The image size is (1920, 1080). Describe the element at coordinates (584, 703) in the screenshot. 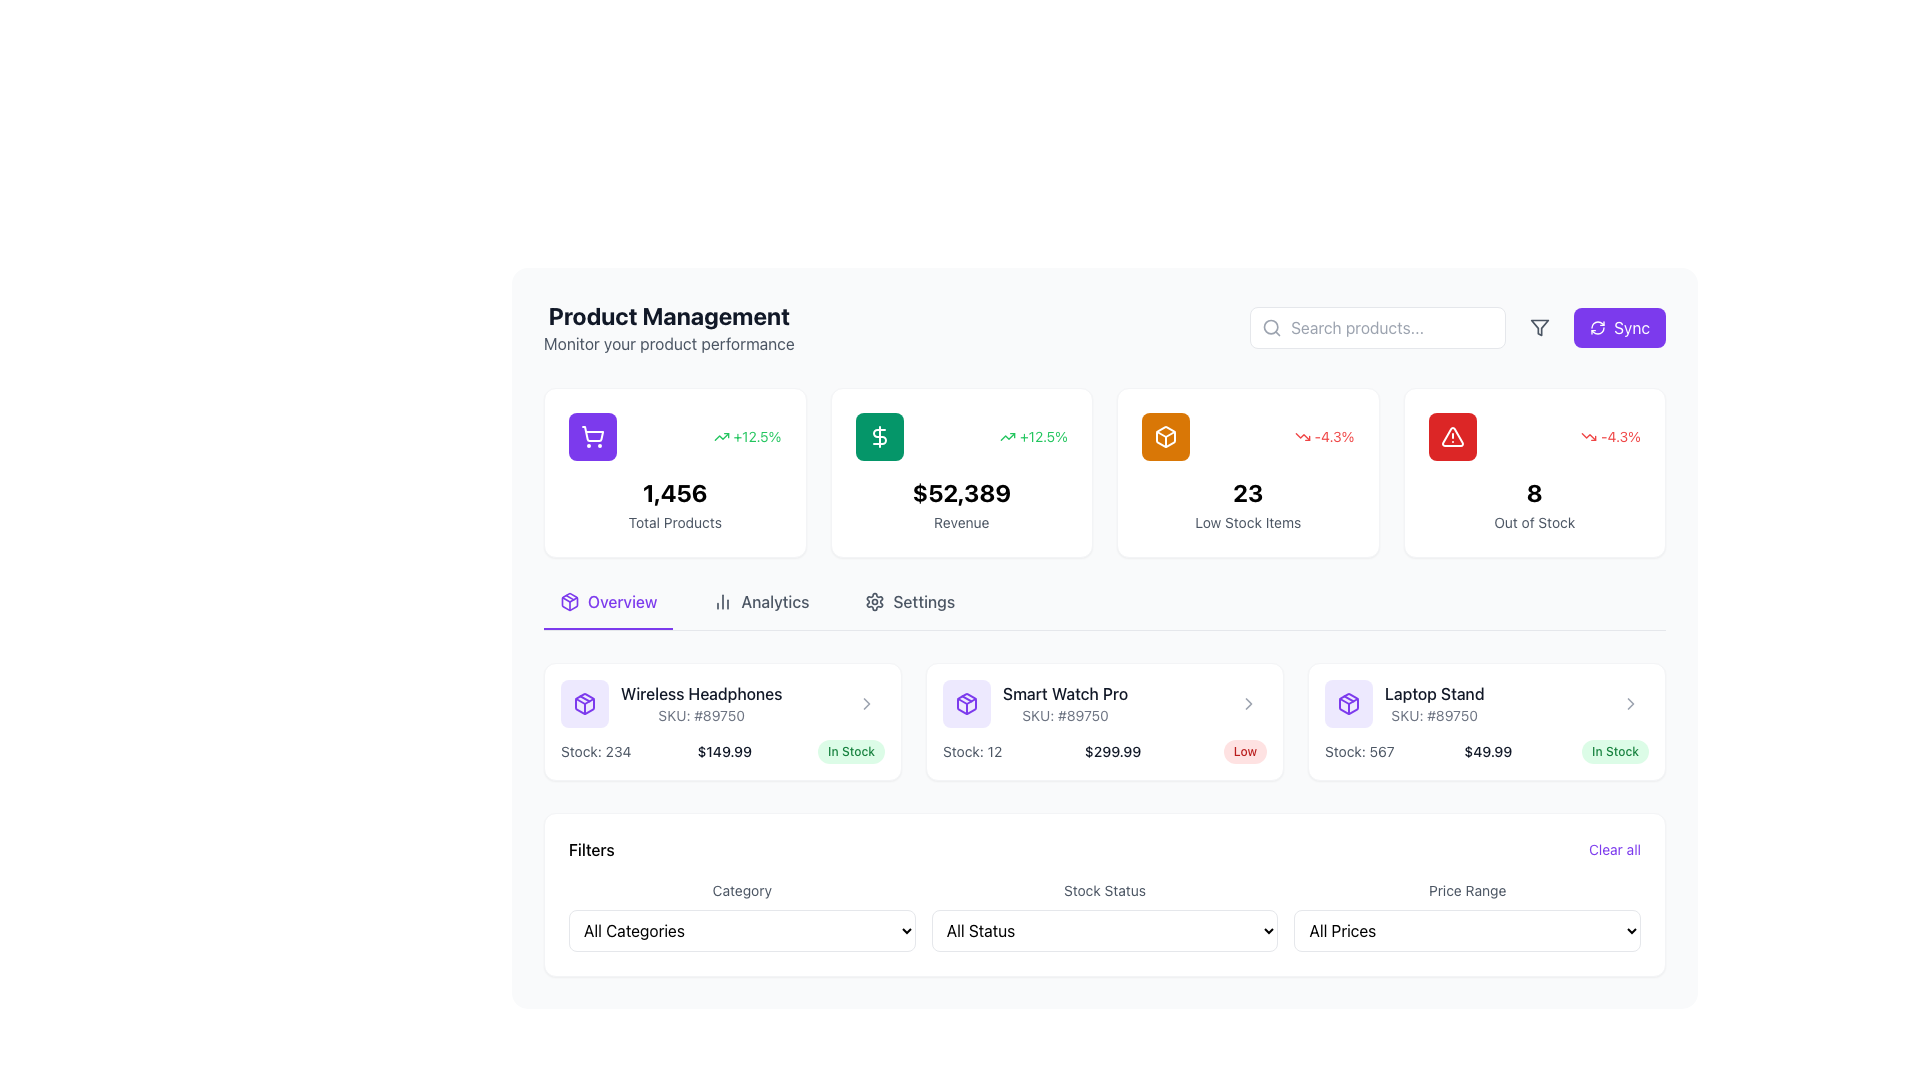

I see `the 3D box SVG icon, which is colored in violet and located within a circular violet-filled background in the second column of the overview cards representing 'Low Stock Items' in the product management dashboard` at that location.